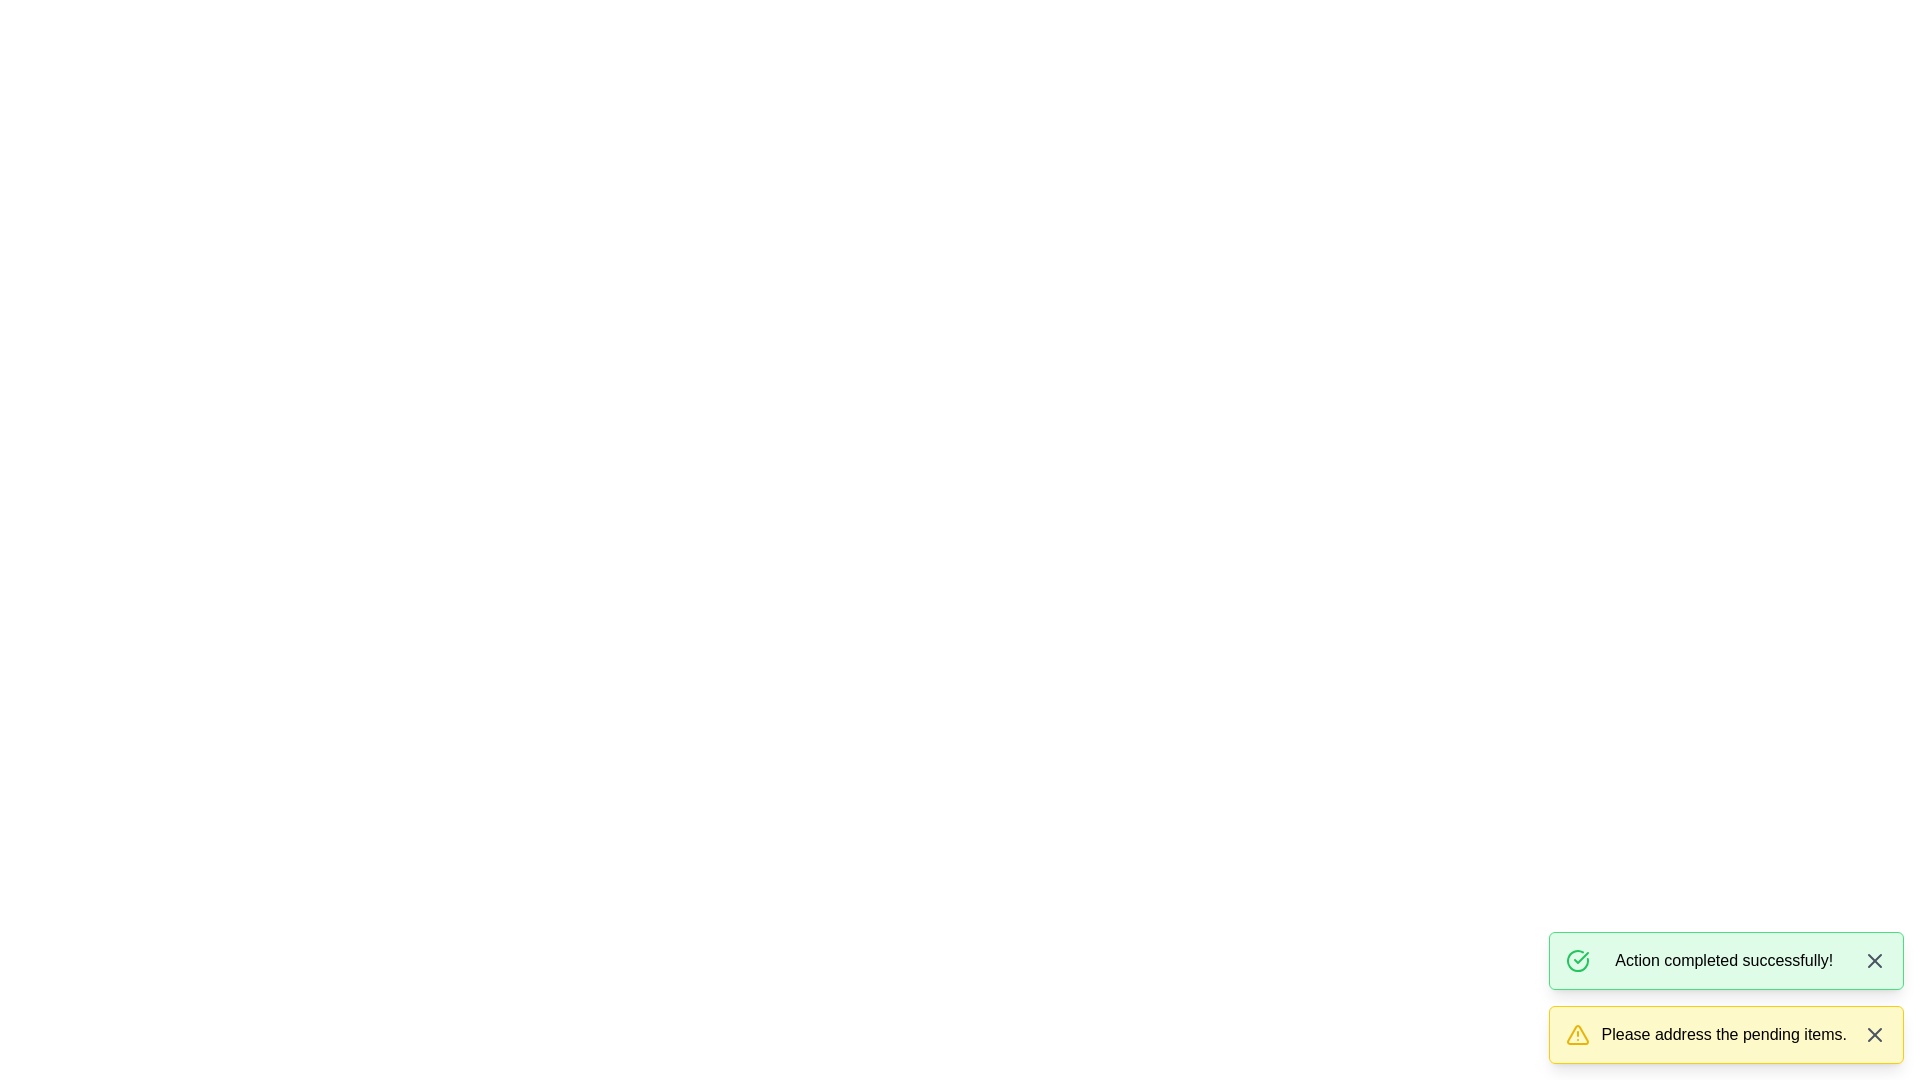 The image size is (1920, 1080). I want to click on close button of the message with text 'Action completed successfully!', so click(1874, 959).